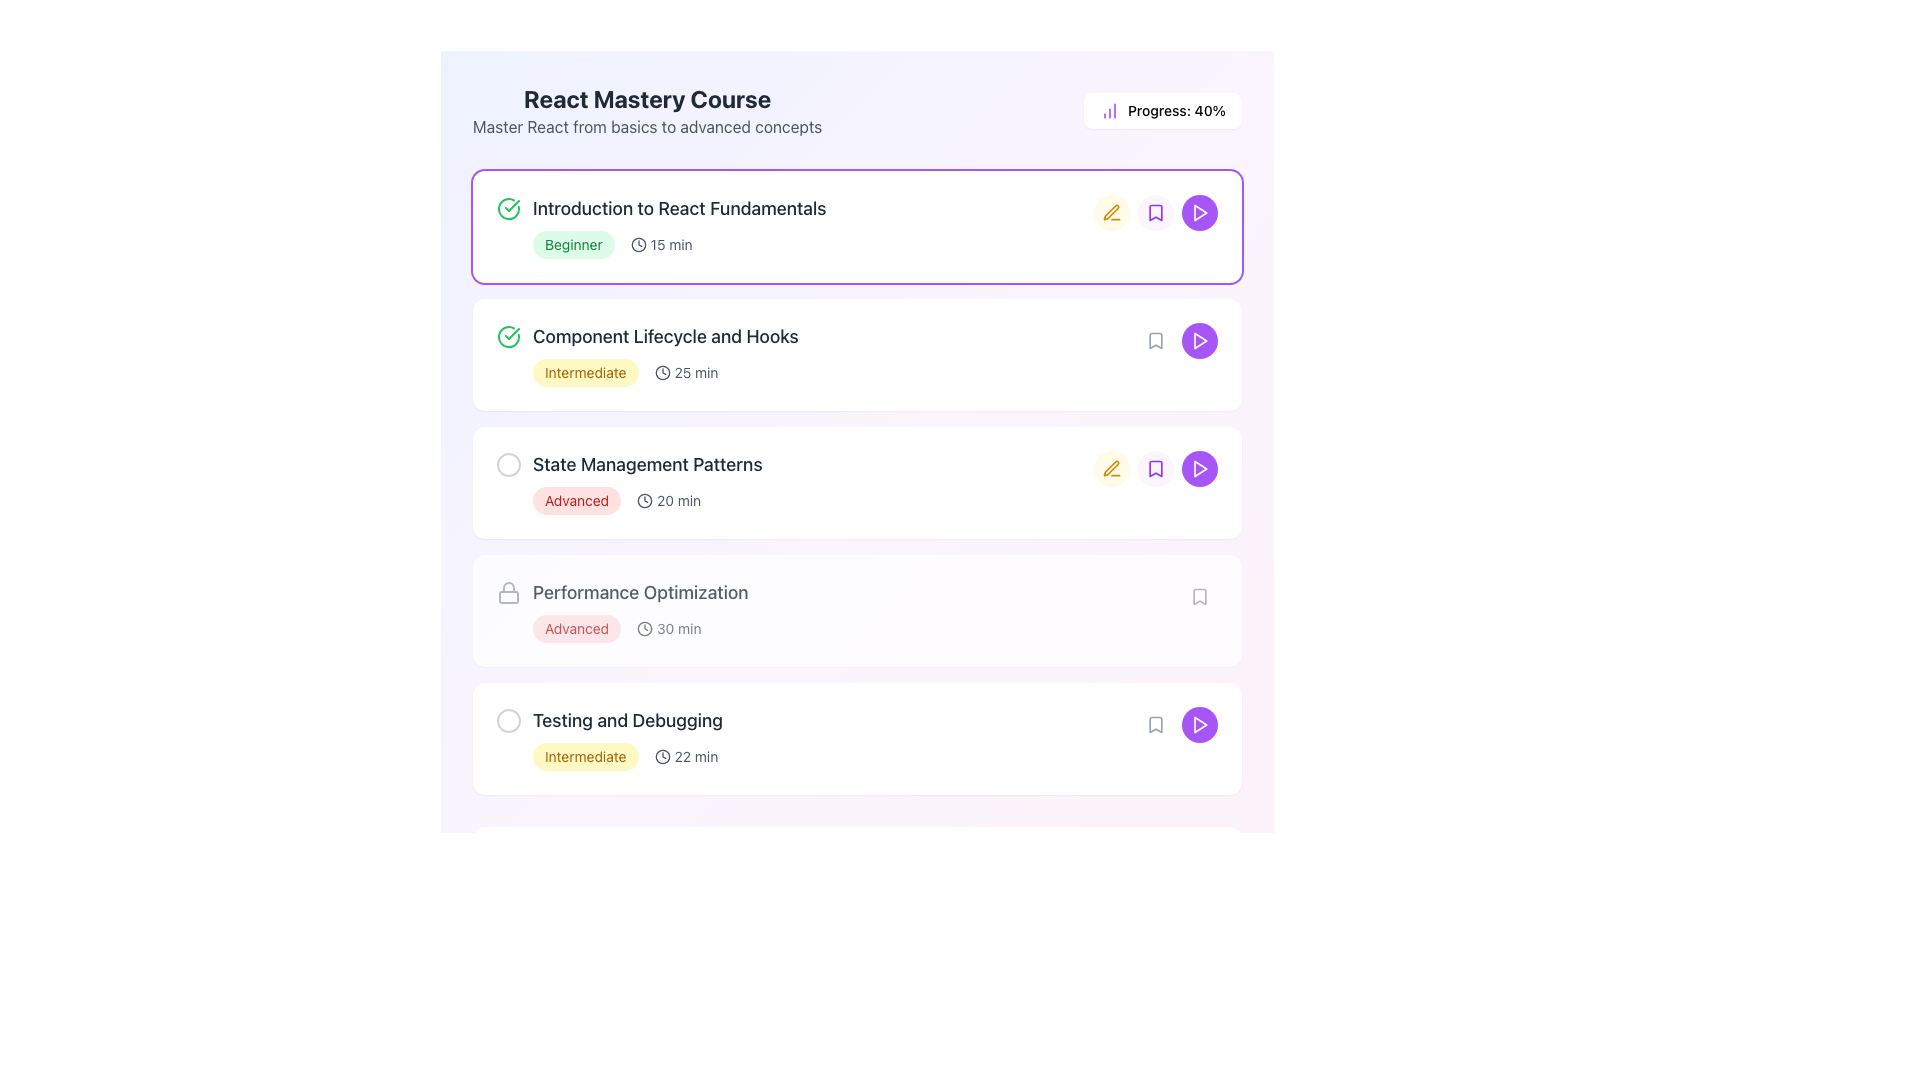  What do you see at coordinates (1200, 596) in the screenshot?
I see `the Bookmark icon located in the fifth row under 'React Mastery Course' next to the play button` at bounding box center [1200, 596].